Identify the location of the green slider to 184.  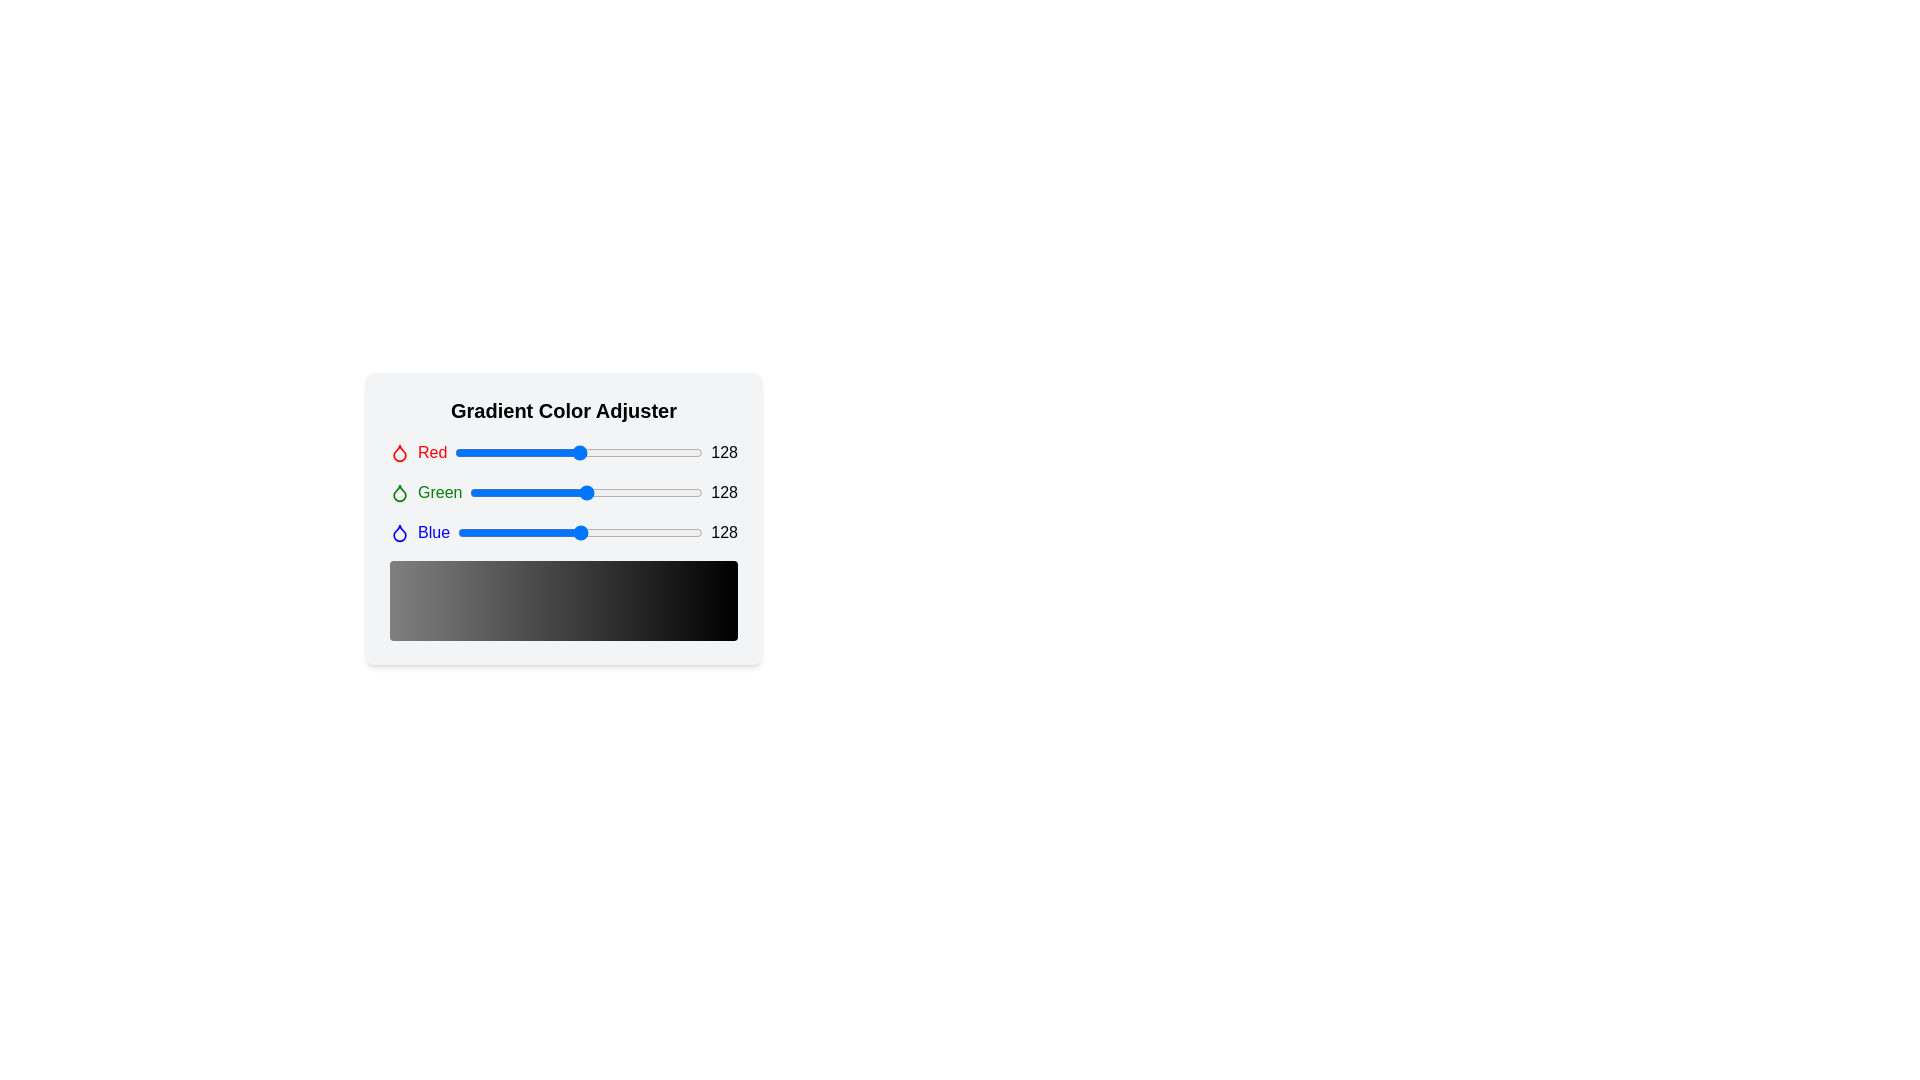
(637, 493).